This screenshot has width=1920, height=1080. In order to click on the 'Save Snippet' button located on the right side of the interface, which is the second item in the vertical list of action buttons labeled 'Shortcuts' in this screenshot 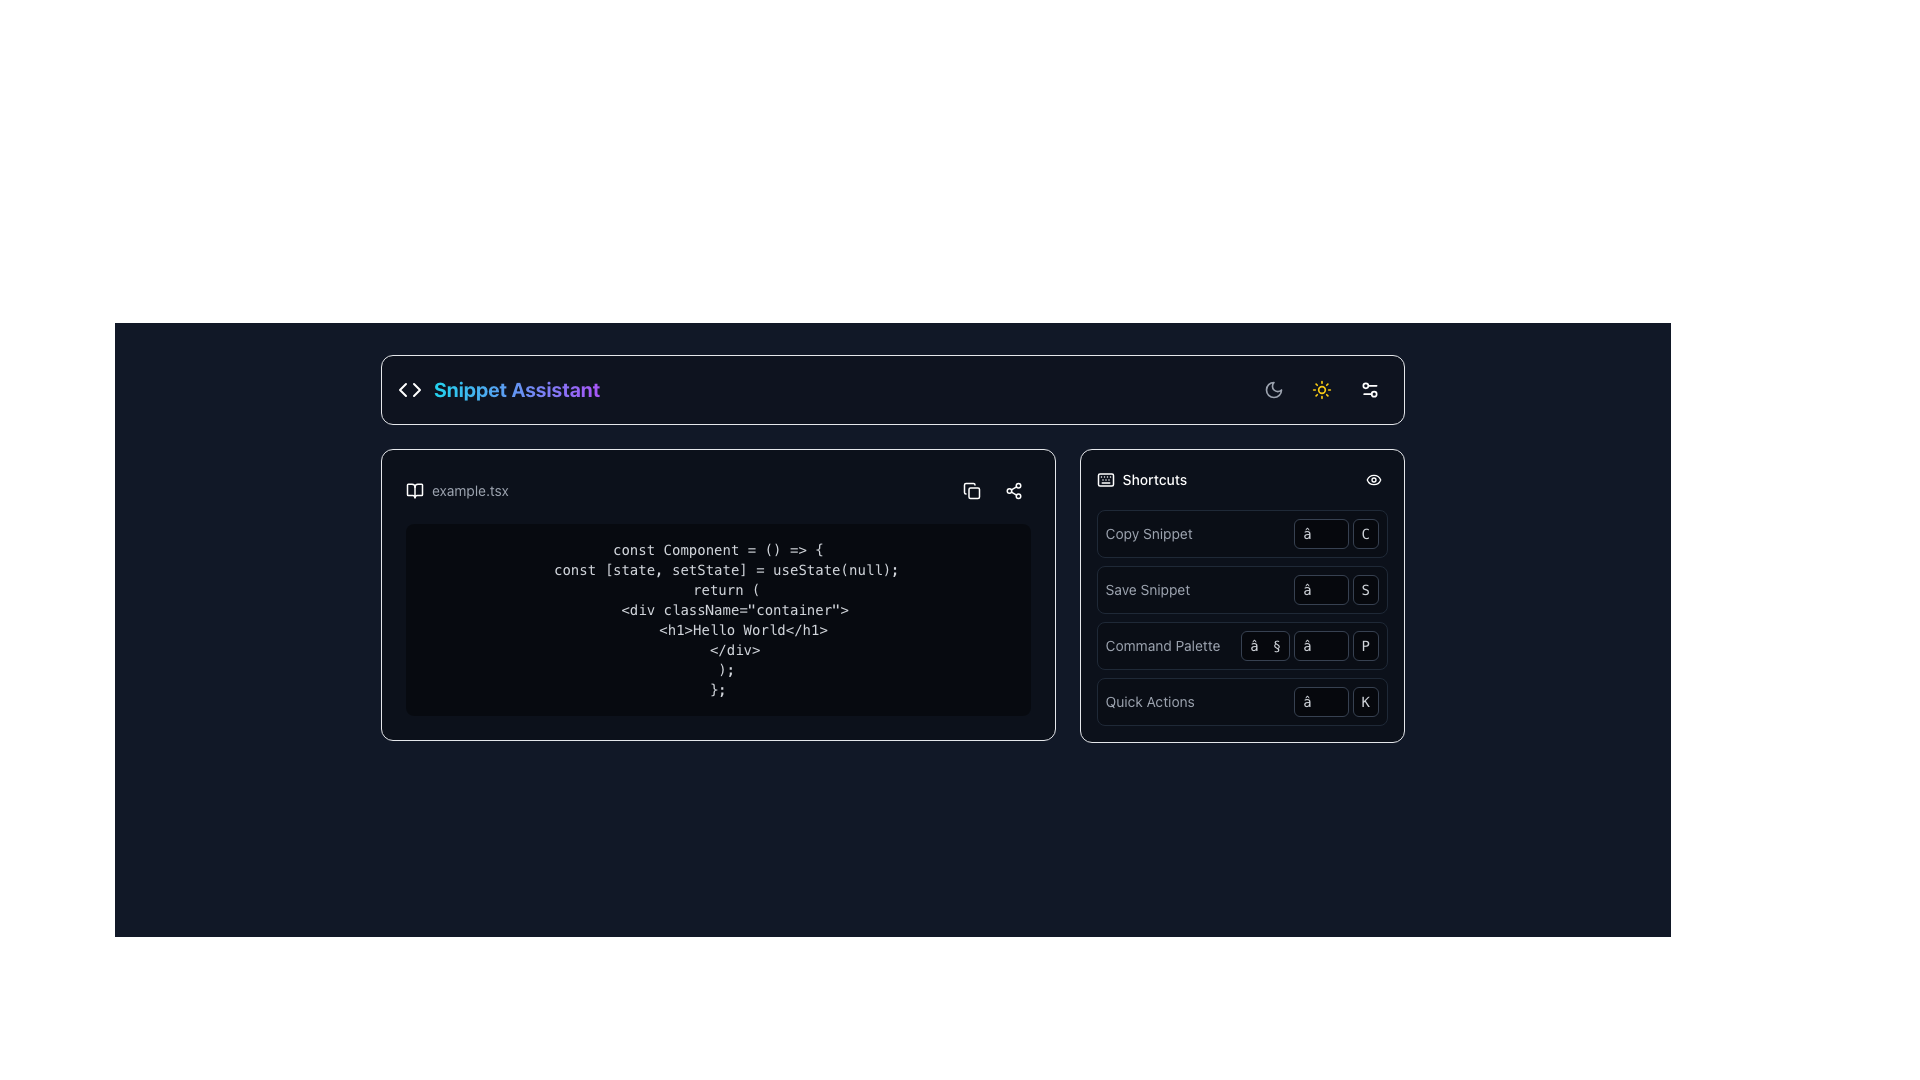, I will do `click(1241, 589)`.